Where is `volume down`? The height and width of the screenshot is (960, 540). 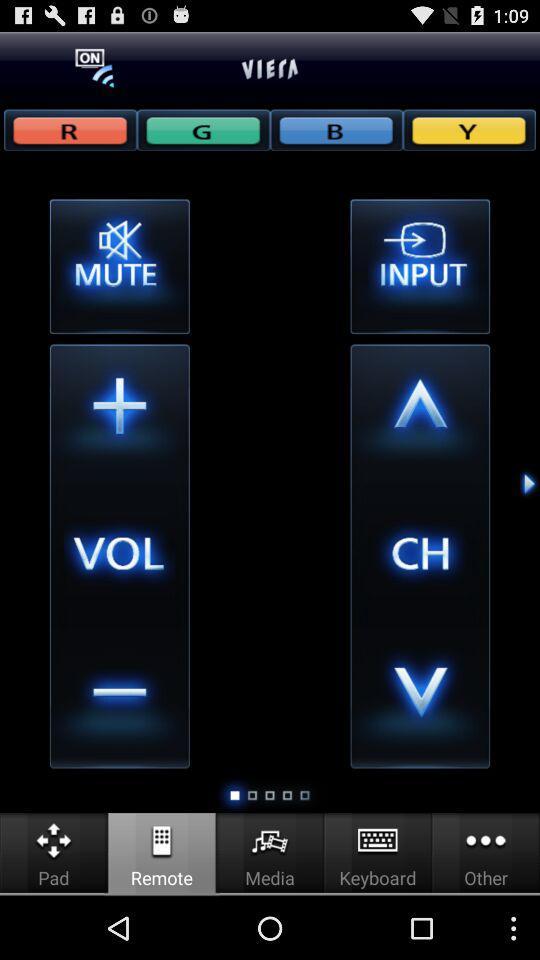
volume down is located at coordinates (119, 698).